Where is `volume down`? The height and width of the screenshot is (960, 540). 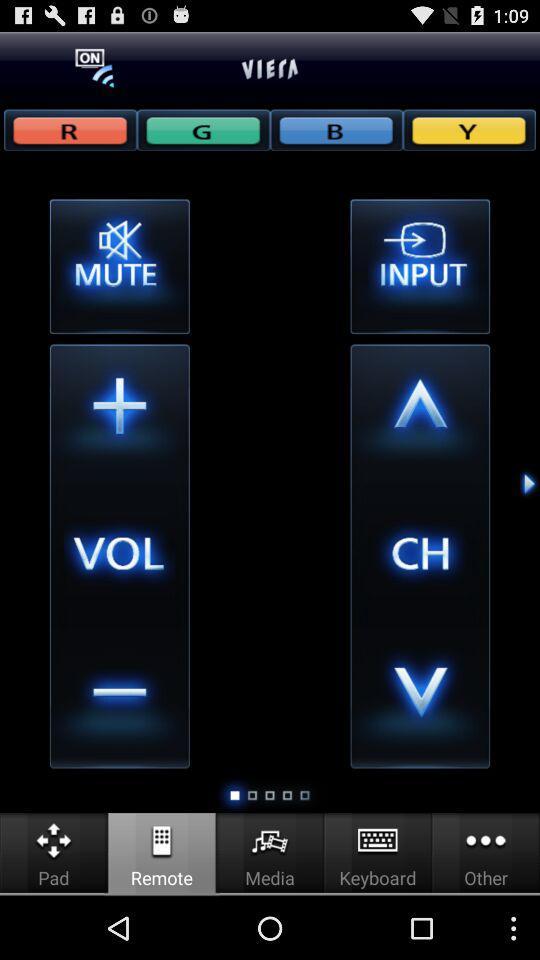
volume down is located at coordinates (119, 698).